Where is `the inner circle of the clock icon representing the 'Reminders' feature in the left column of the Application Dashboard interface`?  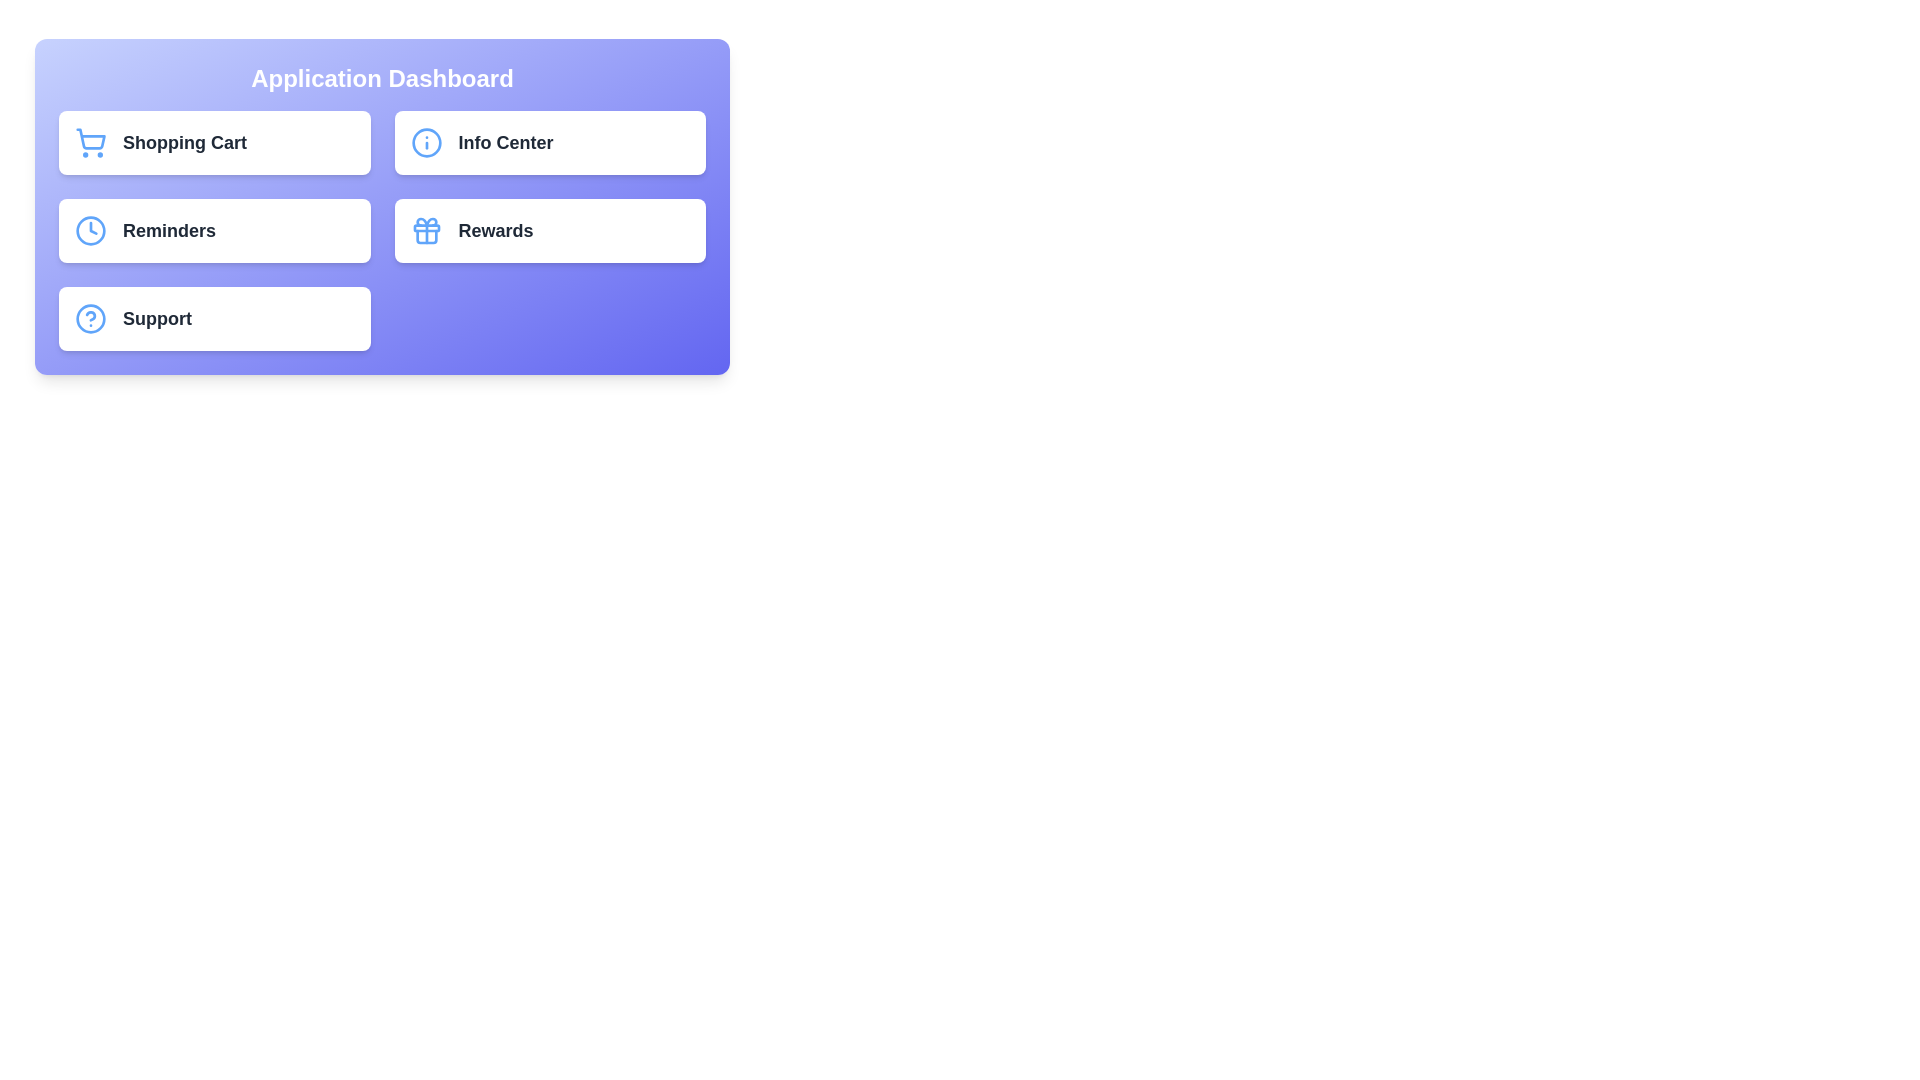
the inner circle of the clock icon representing the 'Reminders' feature in the left column of the Application Dashboard interface is located at coordinates (90, 230).